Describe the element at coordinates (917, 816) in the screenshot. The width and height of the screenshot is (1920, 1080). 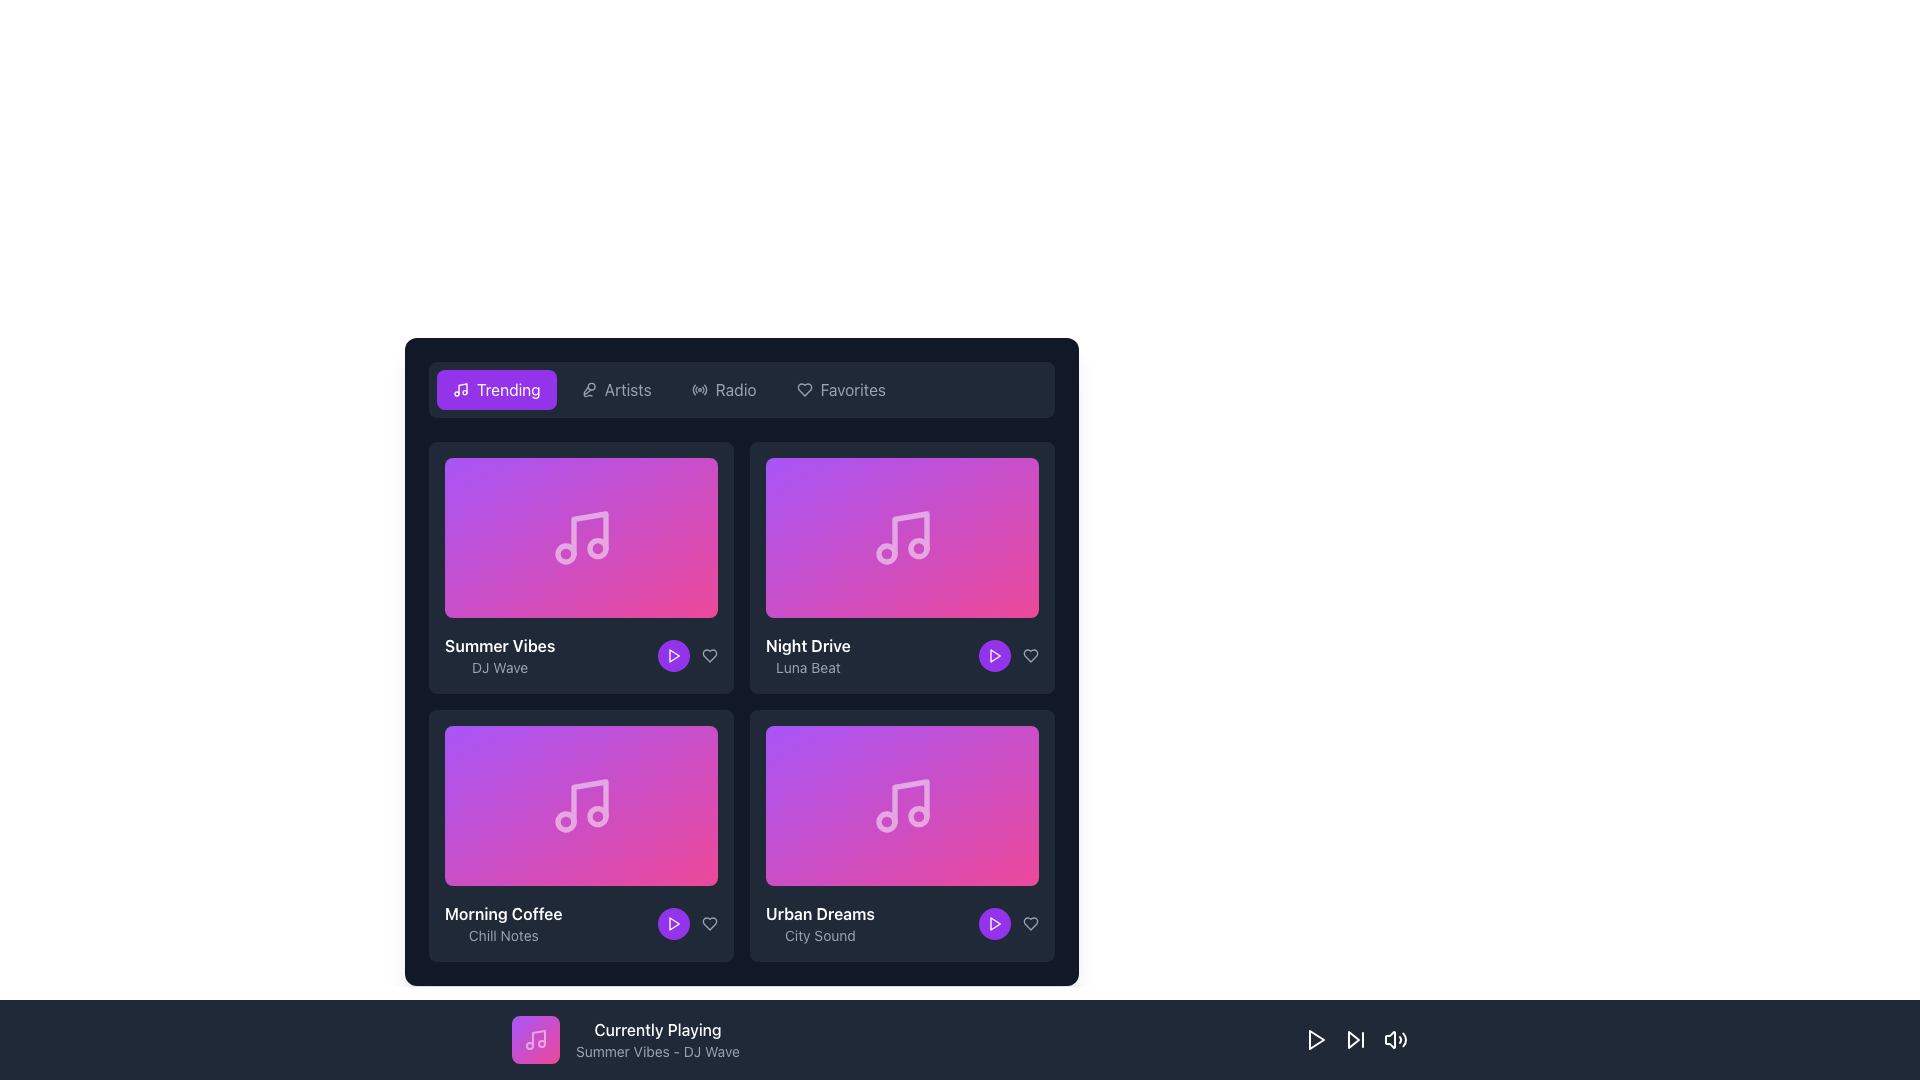
I see `the graphical icon located at the lower-right corner of the 'Urban Dreams' music card` at that location.